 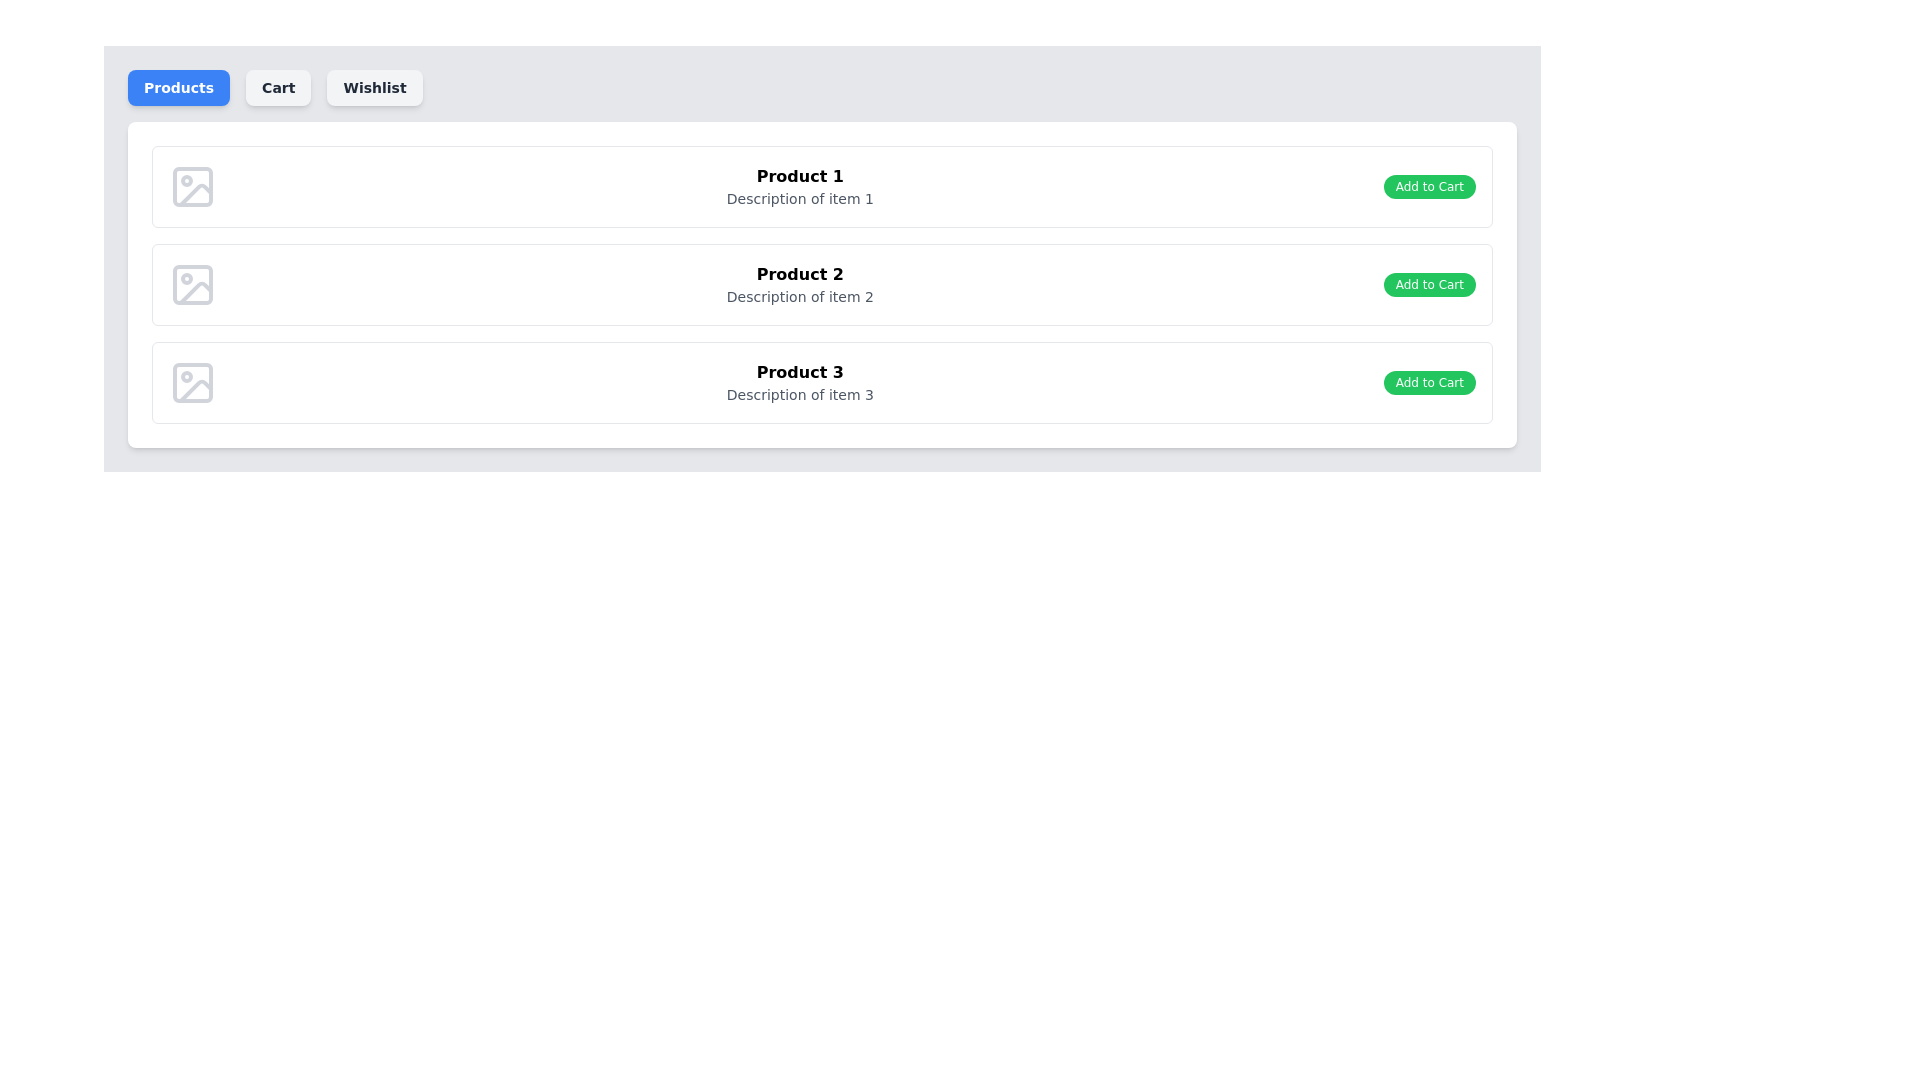 What do you see at coordinates (800, 382) in the screenshot?
I see `text content of the text block providing a title and description for a product, located in the third item row of the list, below 'Product 2'` at bounding box center [800, 382].